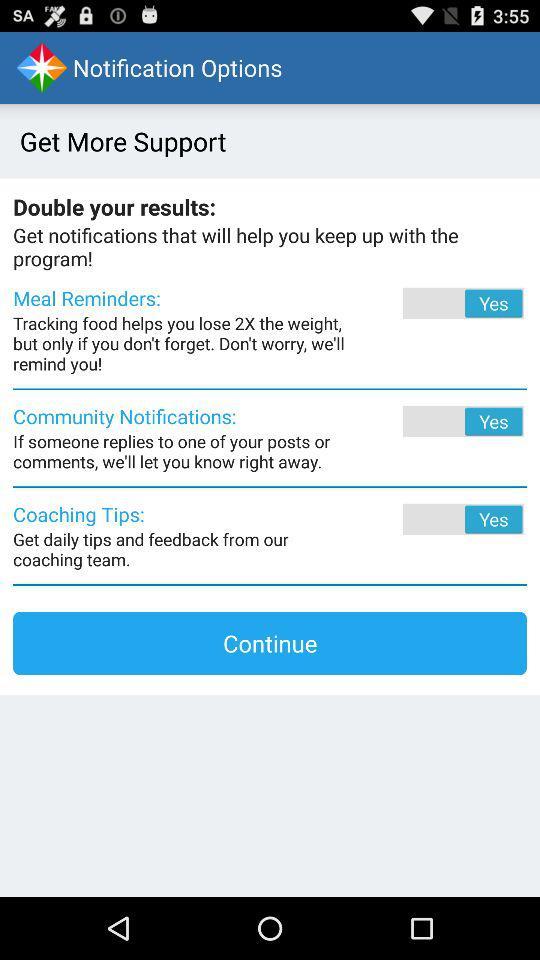 The width and height of the screenshot is (540, 960). What do you see at coordinates (435, 518) in the screenshot?
I see `yes and no` at bounding box center [435, 518].